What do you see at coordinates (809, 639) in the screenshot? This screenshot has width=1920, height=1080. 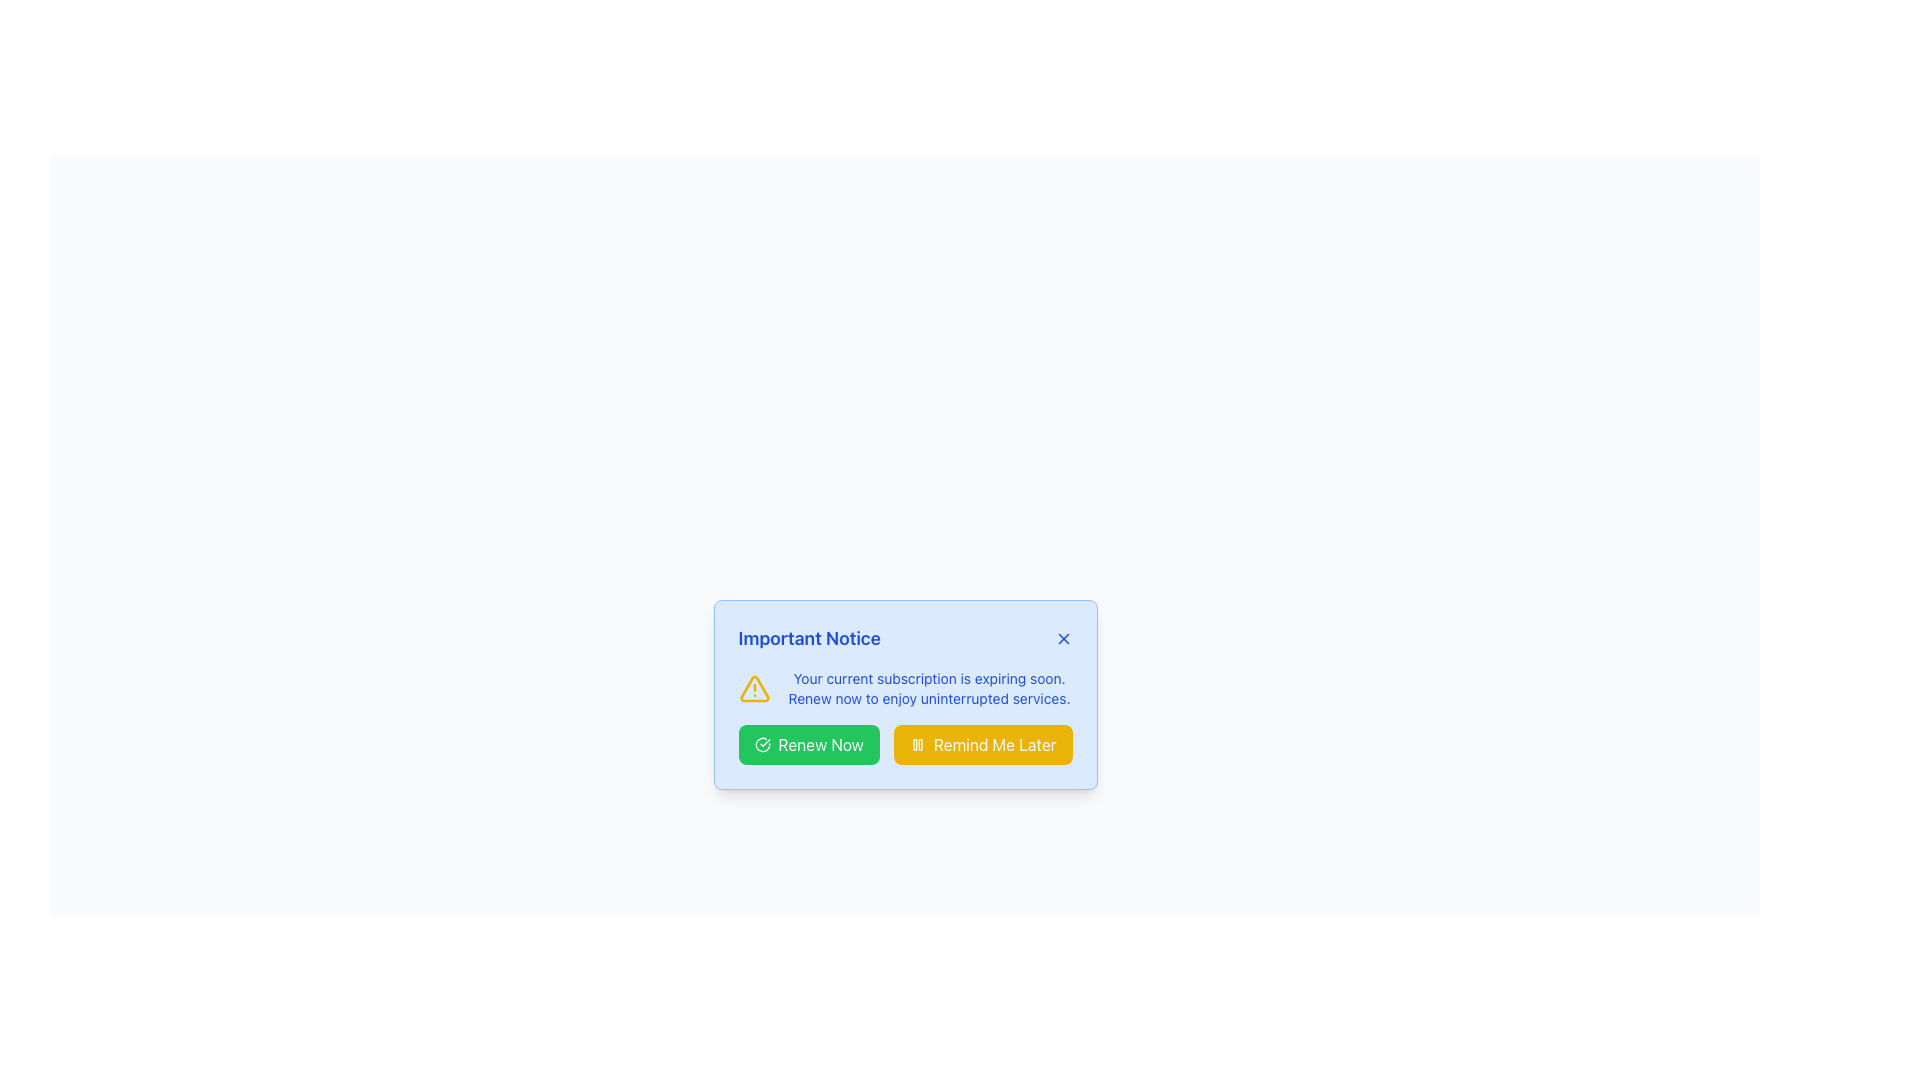 I see `the 'Important Notice' text label, which is styled with a bold font and blue color, located in the top-left of the dialog box with a pastel blue background` at bounding box center [809, 639].